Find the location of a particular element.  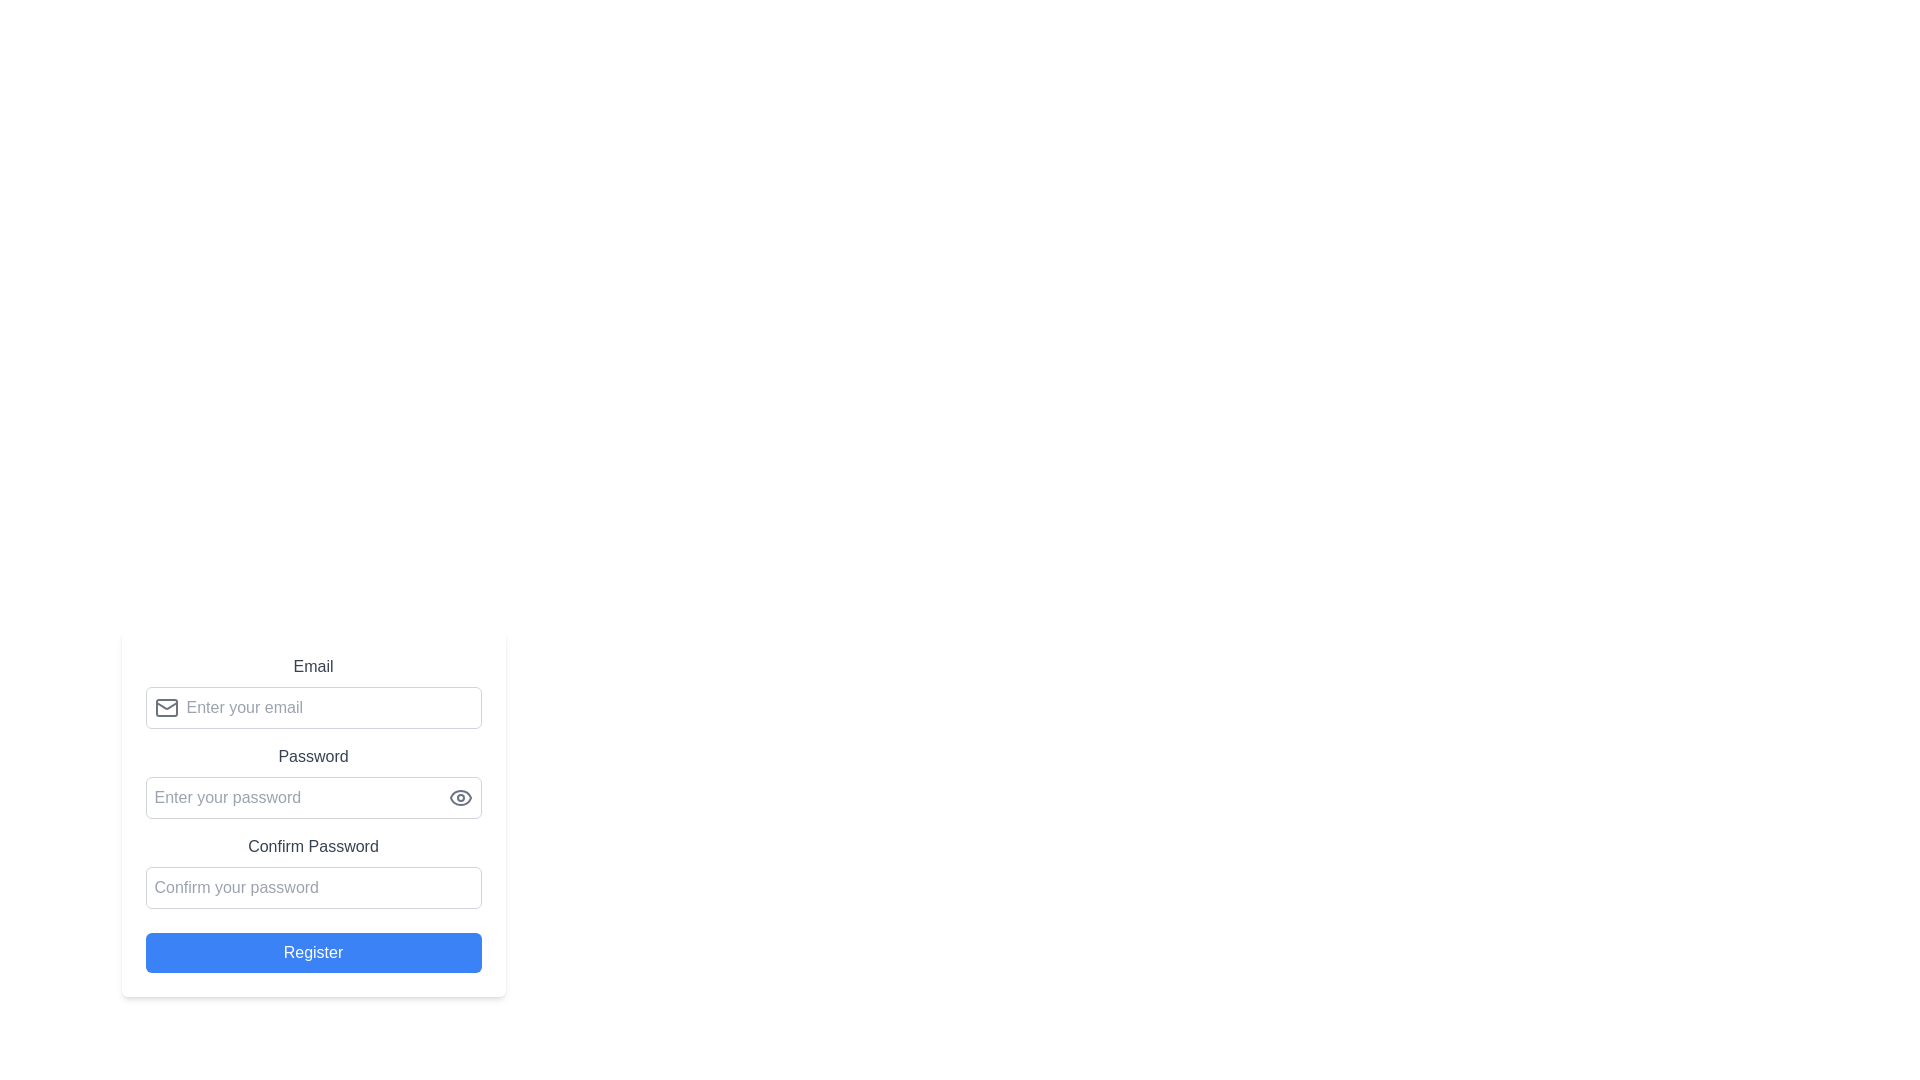

the 'Register' button, which is a rectangular button with a blue background and white text, located at the bottom of the form layout is located at coordinates (312, 951).